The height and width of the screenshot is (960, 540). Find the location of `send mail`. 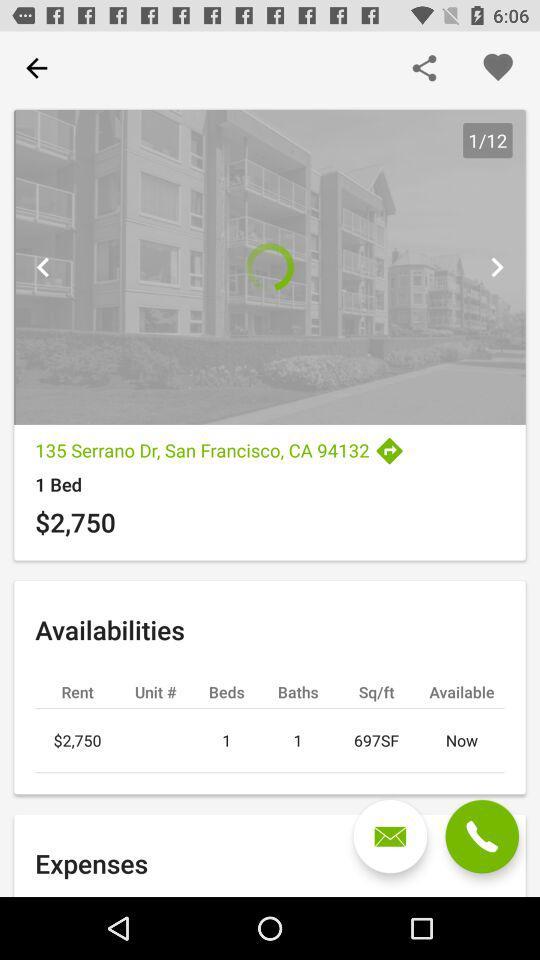

send mail is located at coordinates (390, 836).